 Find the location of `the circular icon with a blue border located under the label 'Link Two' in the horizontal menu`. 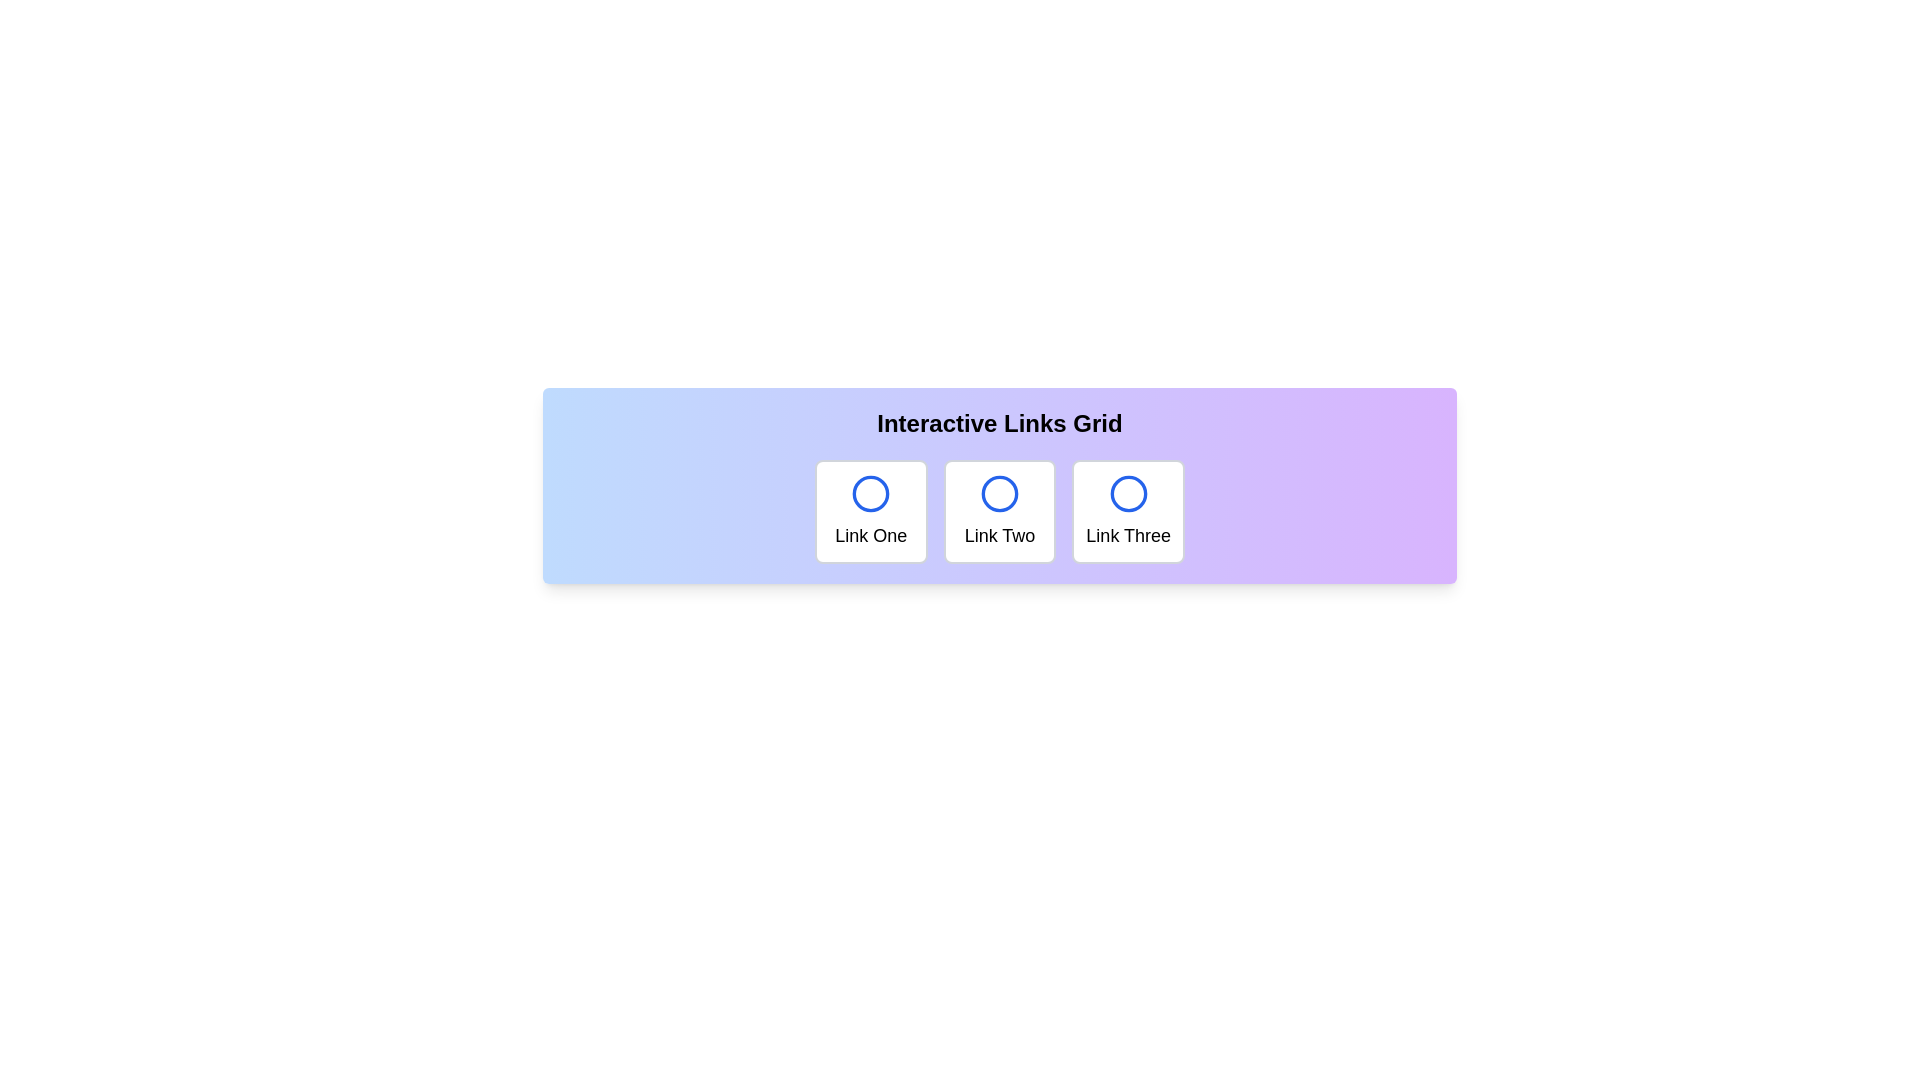

the circular icon with a blue border located under the label 'Link Two' in the horizontal menu is located at coordinates (999, 493).